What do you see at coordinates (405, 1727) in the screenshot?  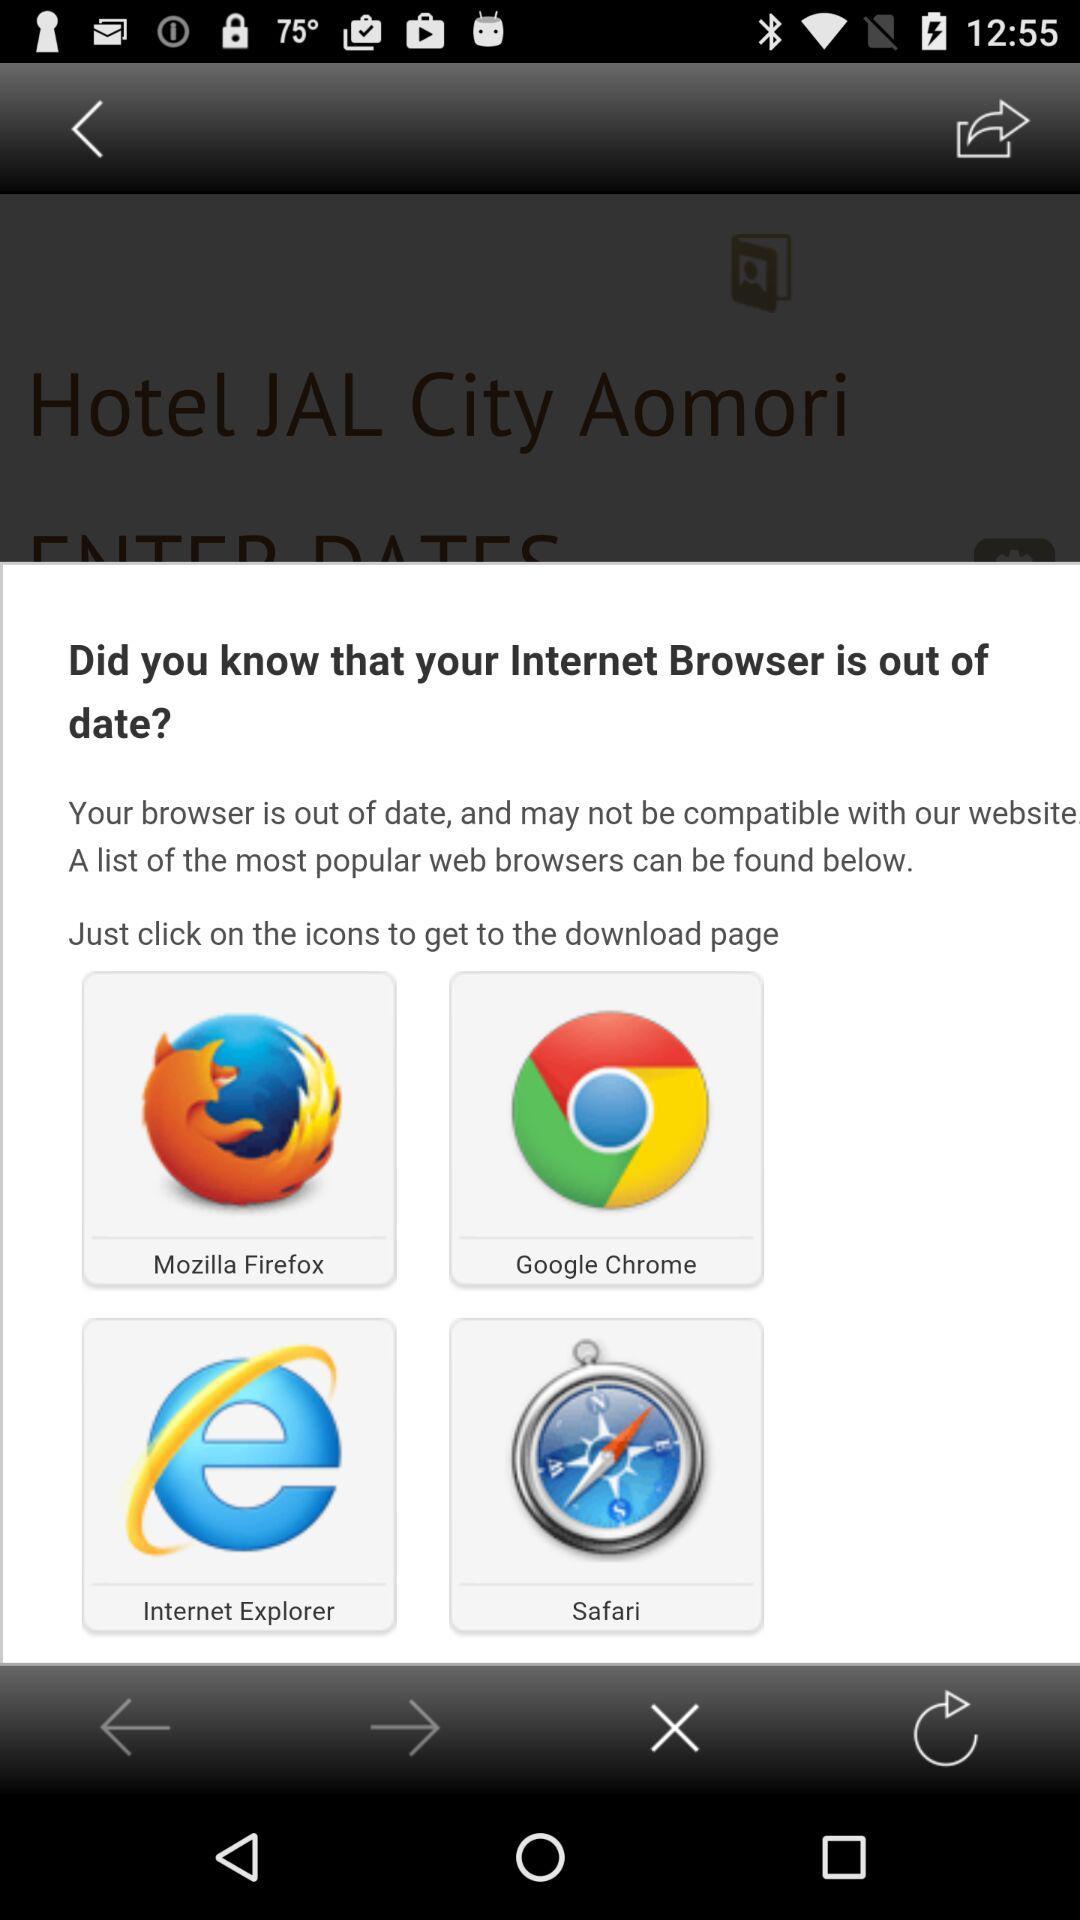 I see `move to the next screen` at bounding box center [405, 1727].